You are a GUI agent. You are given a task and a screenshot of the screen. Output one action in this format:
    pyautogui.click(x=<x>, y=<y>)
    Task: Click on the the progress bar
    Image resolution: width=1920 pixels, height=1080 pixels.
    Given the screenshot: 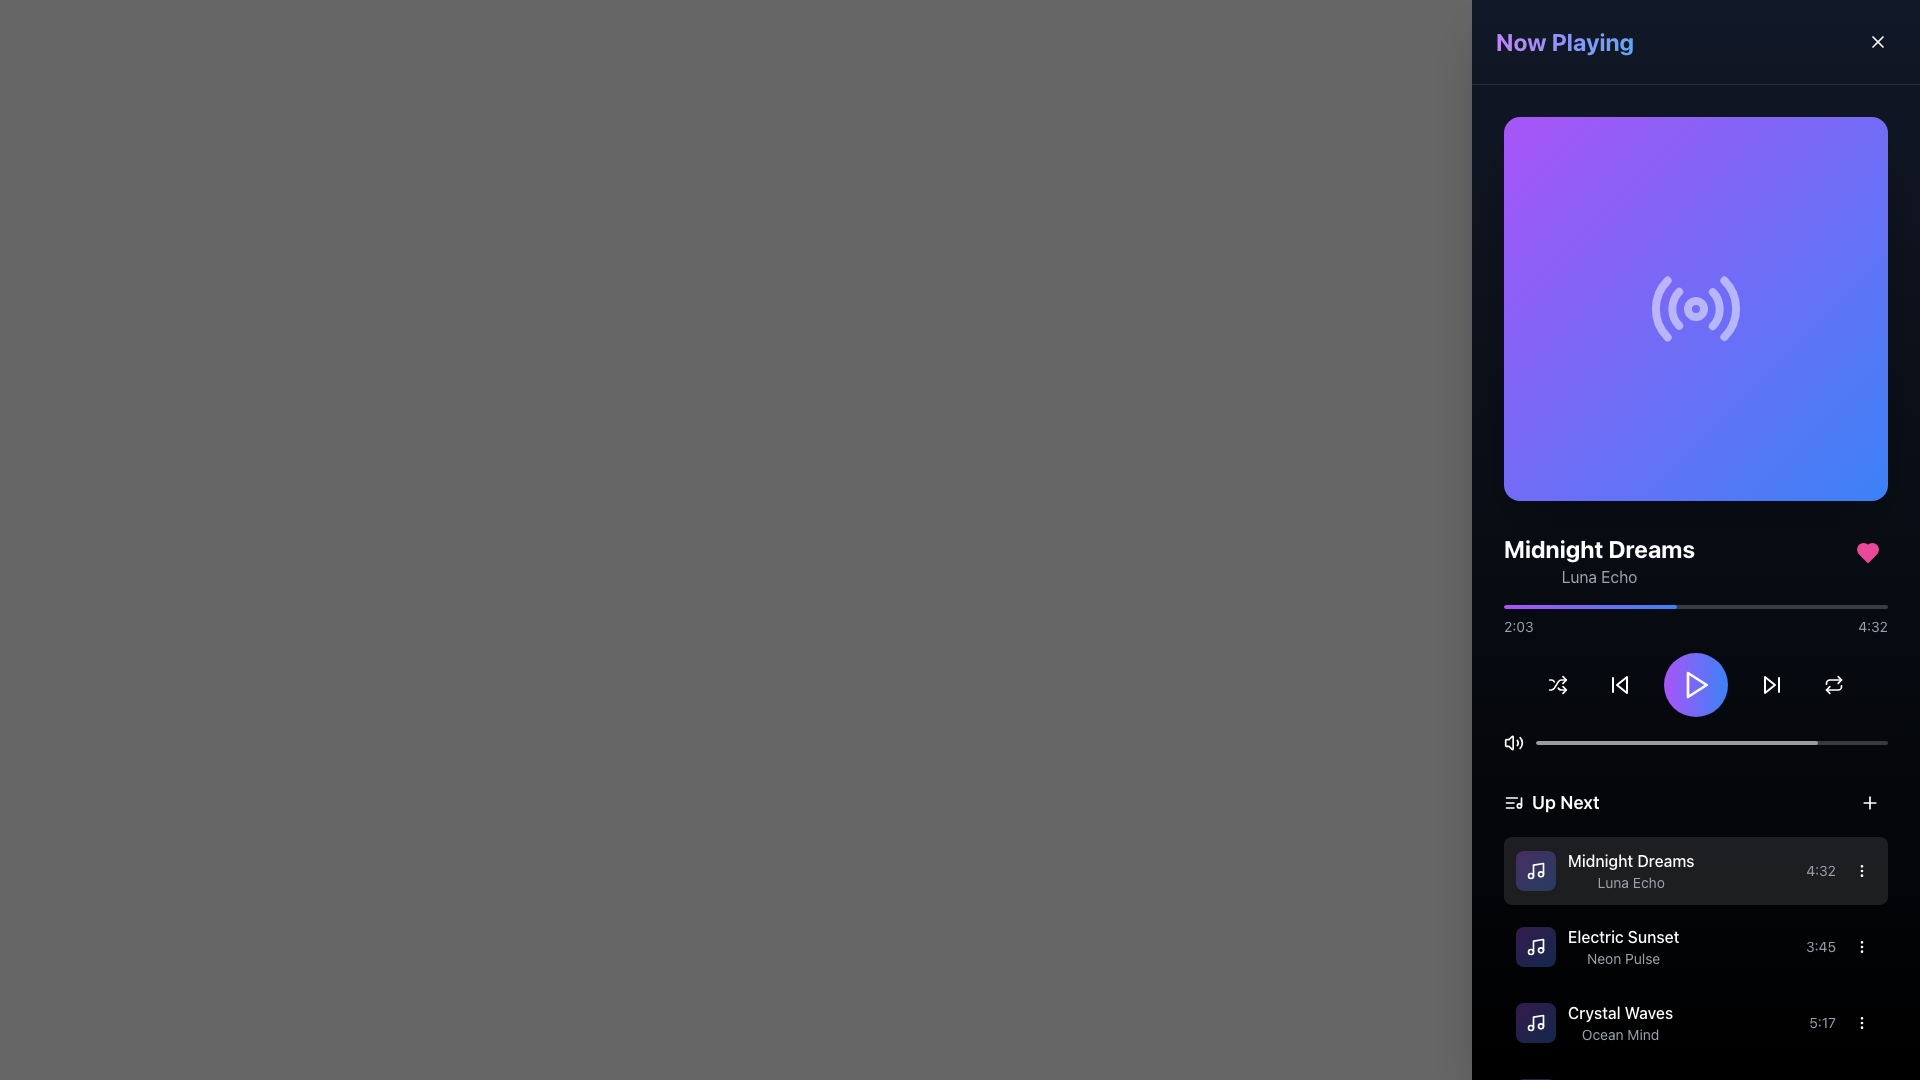 What is the action you would take?
    pyautogui.click(x=1630, y=605)
    